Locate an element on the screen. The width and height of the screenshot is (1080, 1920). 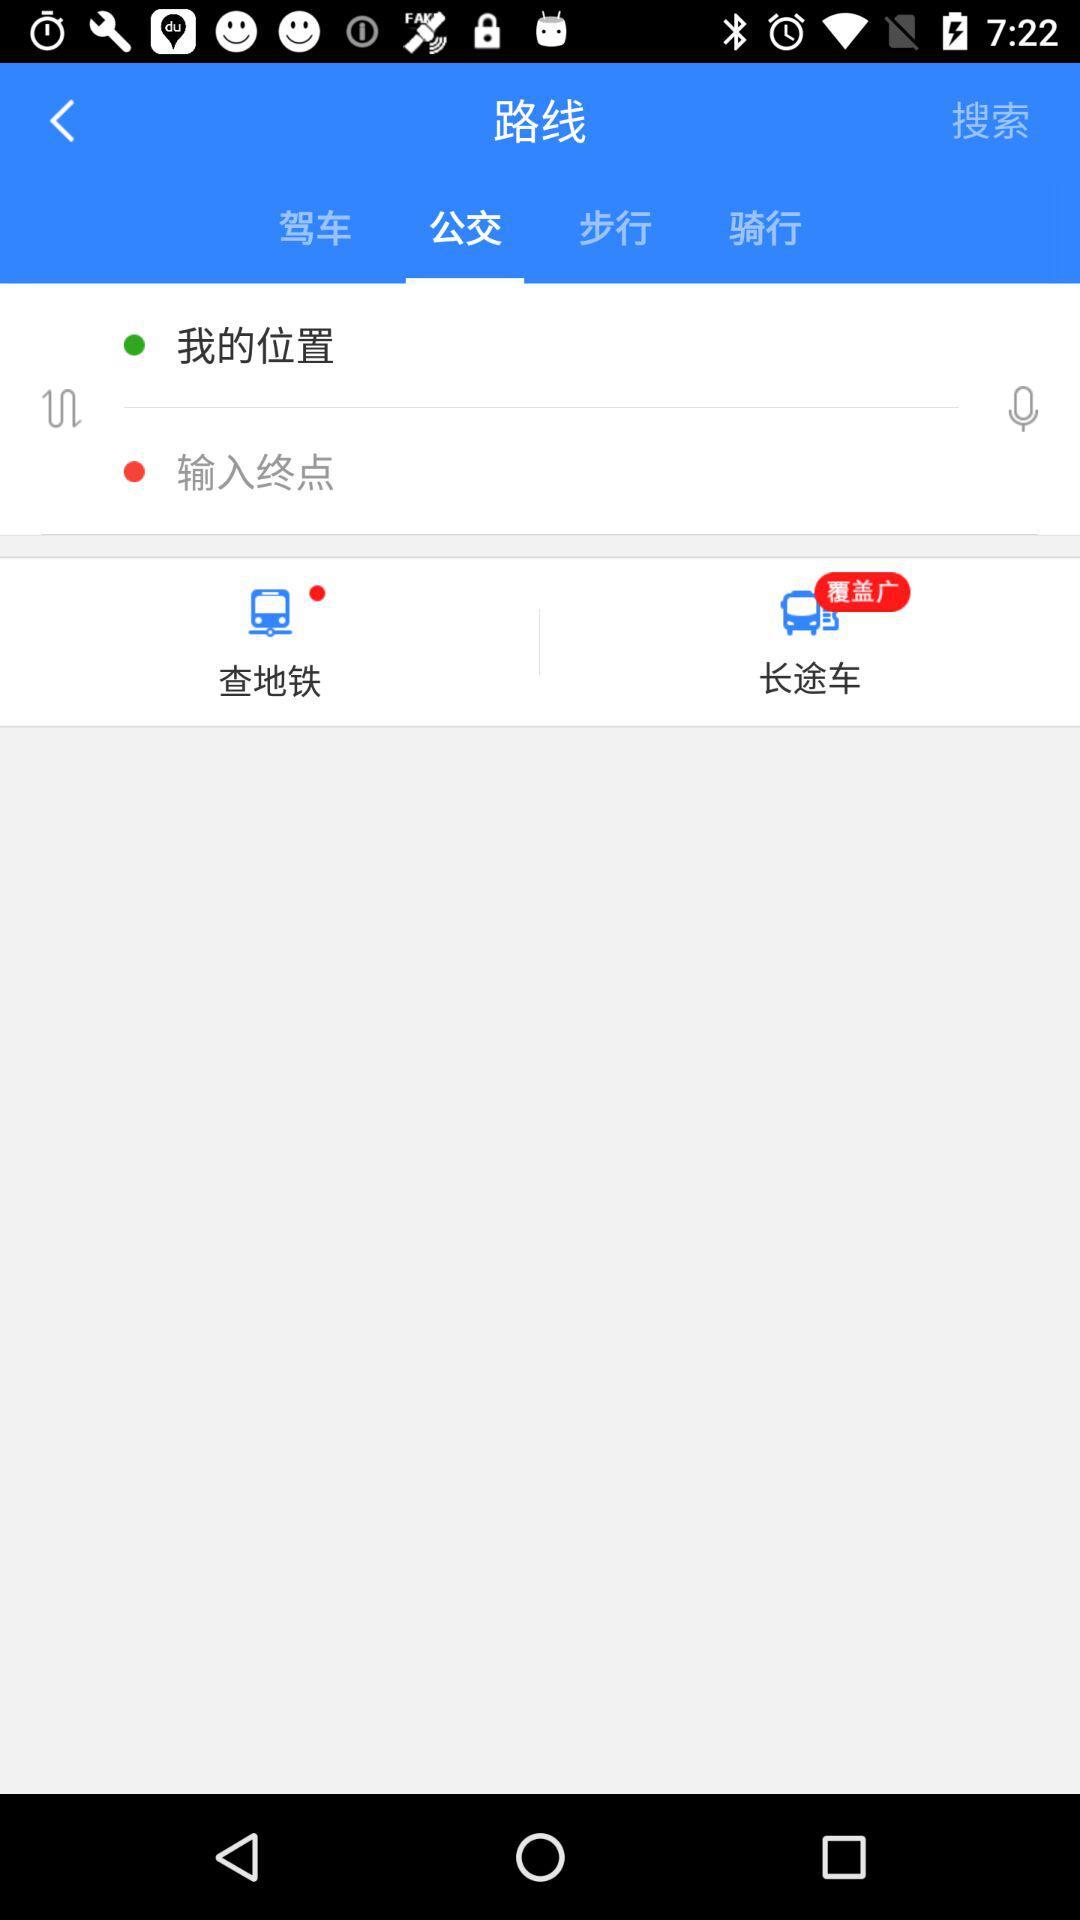
second option in the menu bar is located at coordinates (465, 231).